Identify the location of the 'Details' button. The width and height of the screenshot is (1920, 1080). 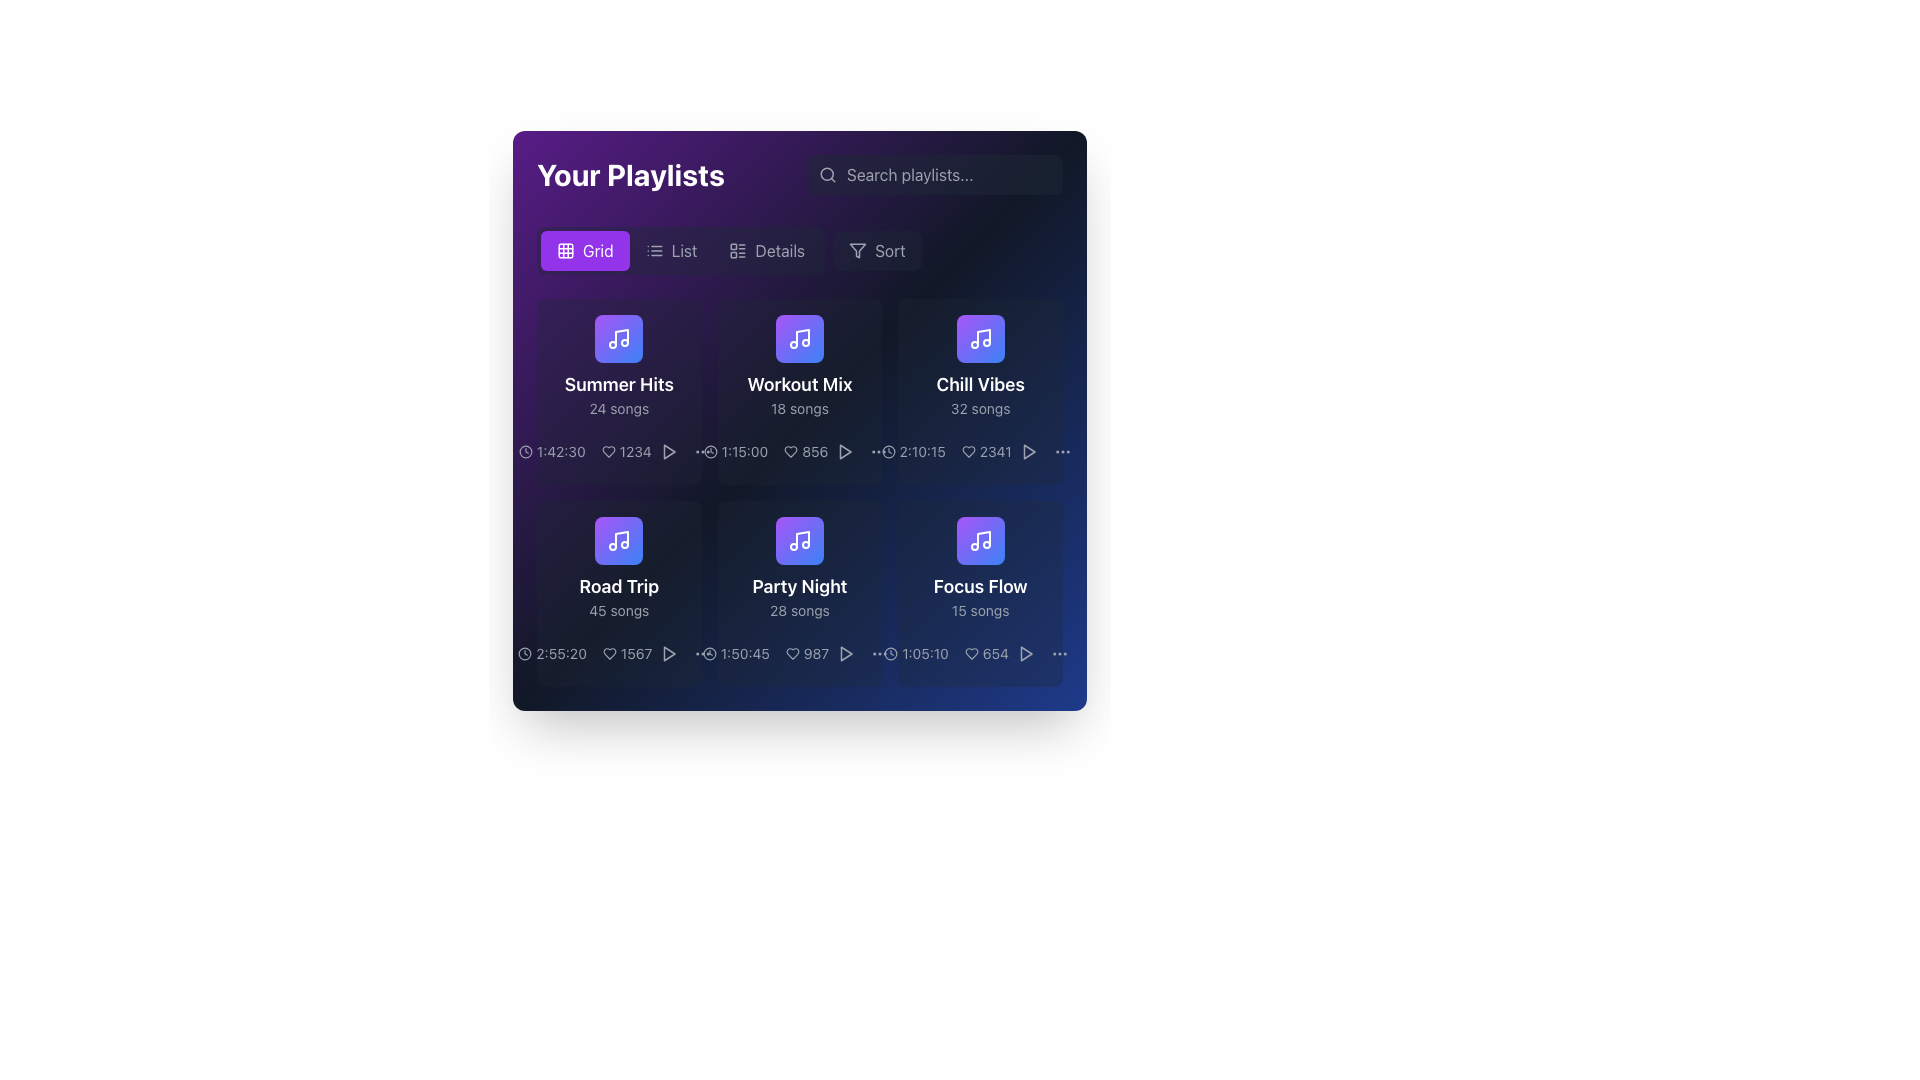
(800, 249).